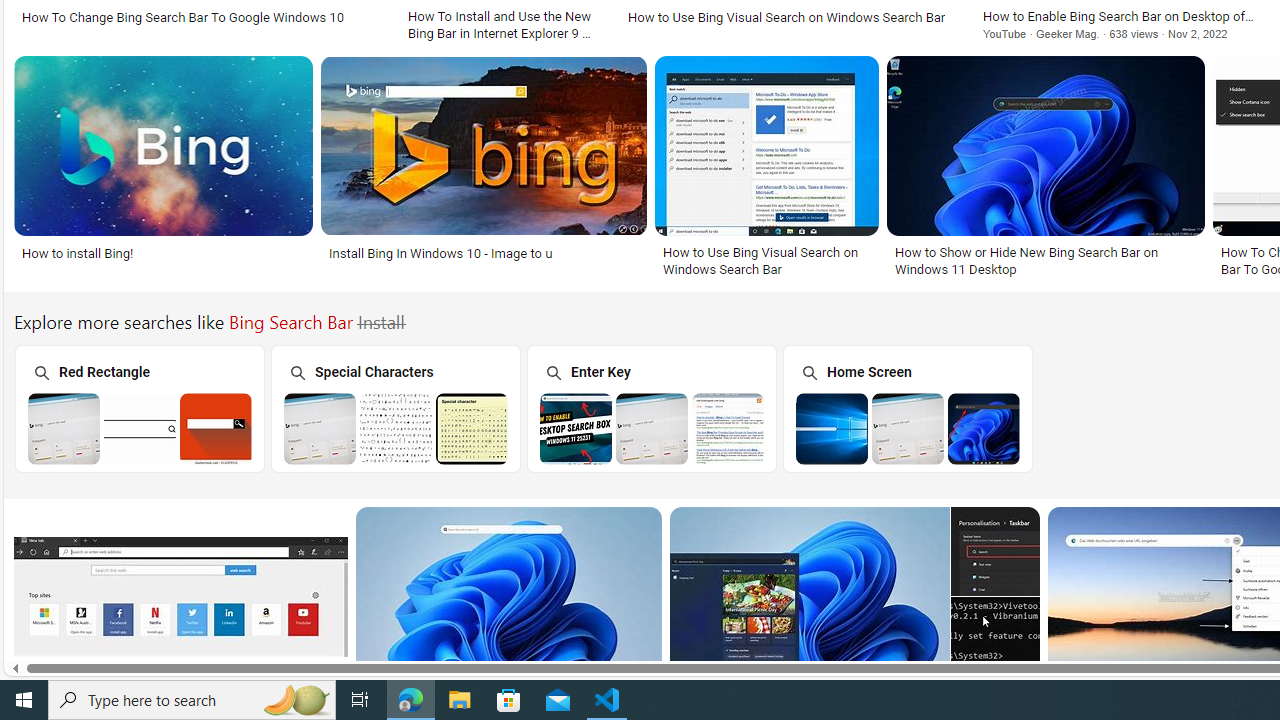 The width and height of the screenshot is (1280, 720). Describe the element at coordinates (167, 168) in the screenshot. I see `'How to install Bing!Save'` at that location.